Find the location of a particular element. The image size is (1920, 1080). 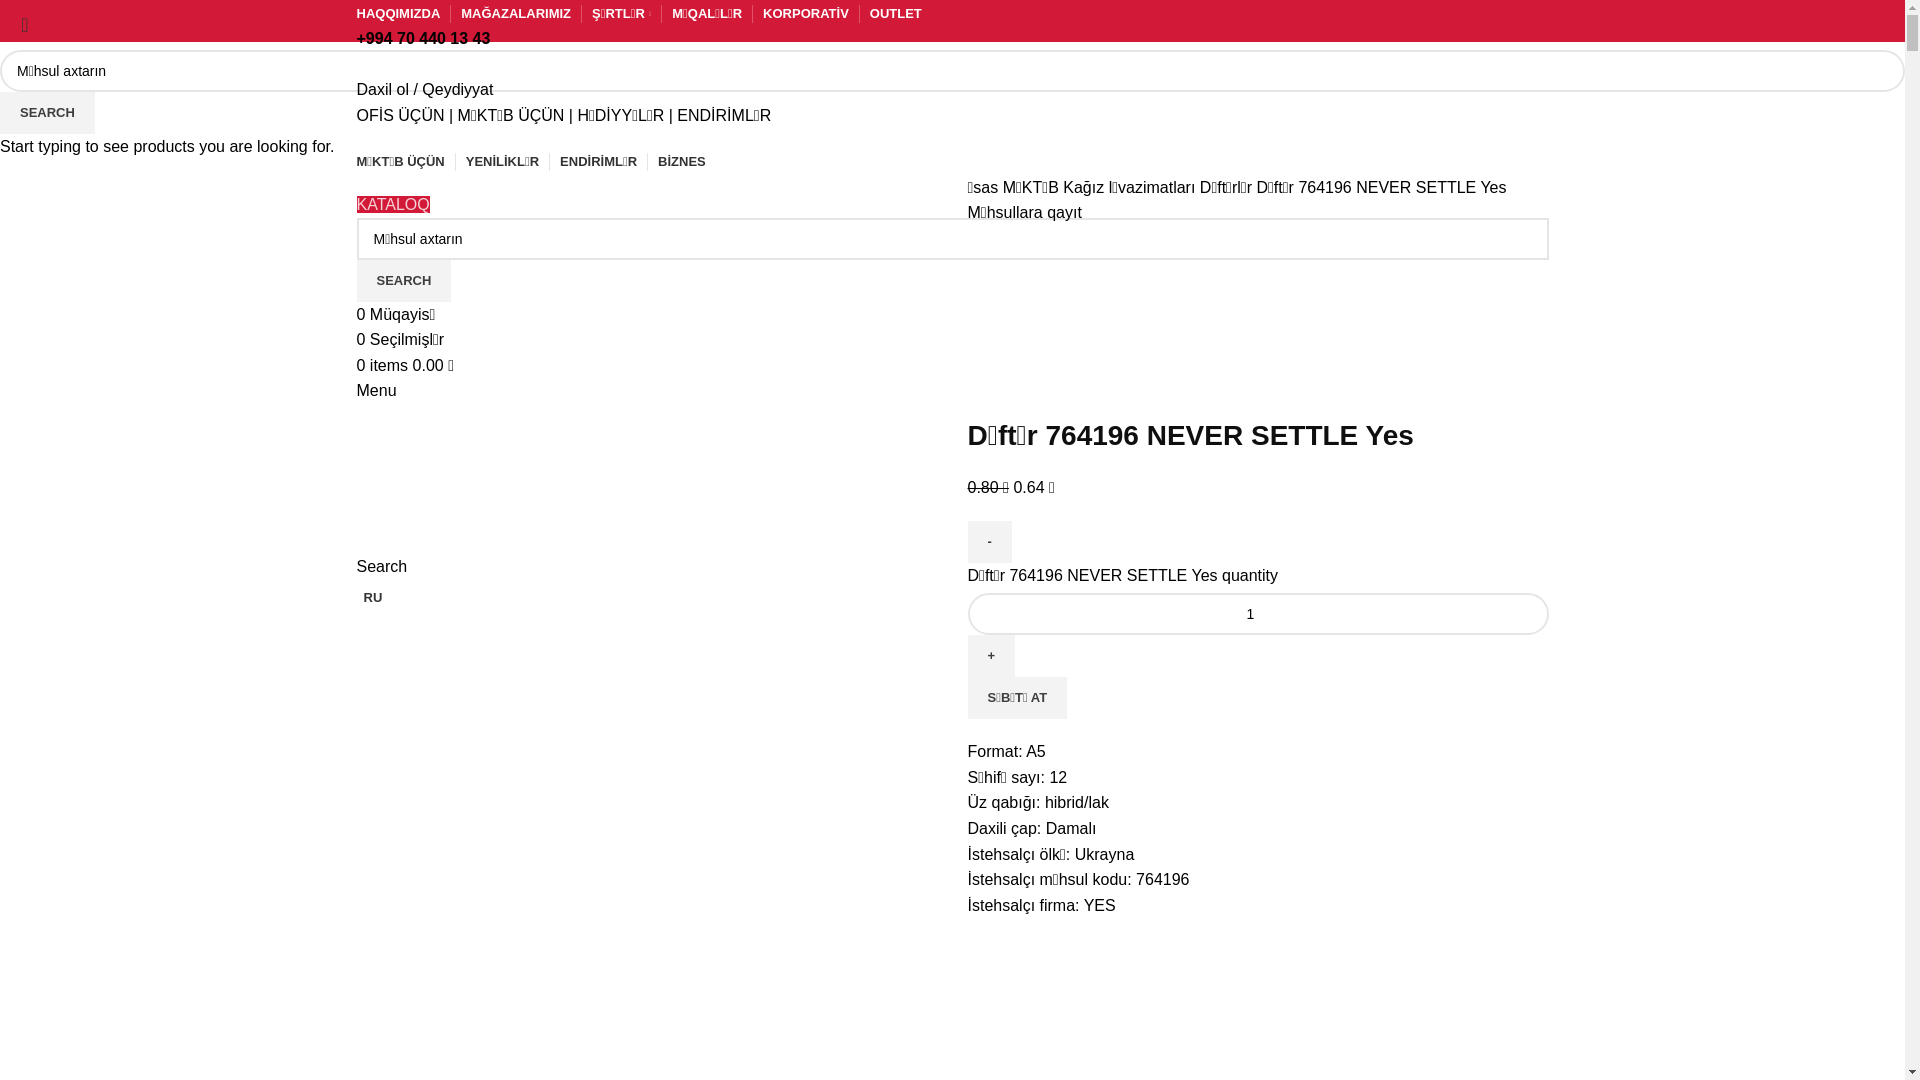

'HAQQIMIZDA' is located at coordinates (355, 14).